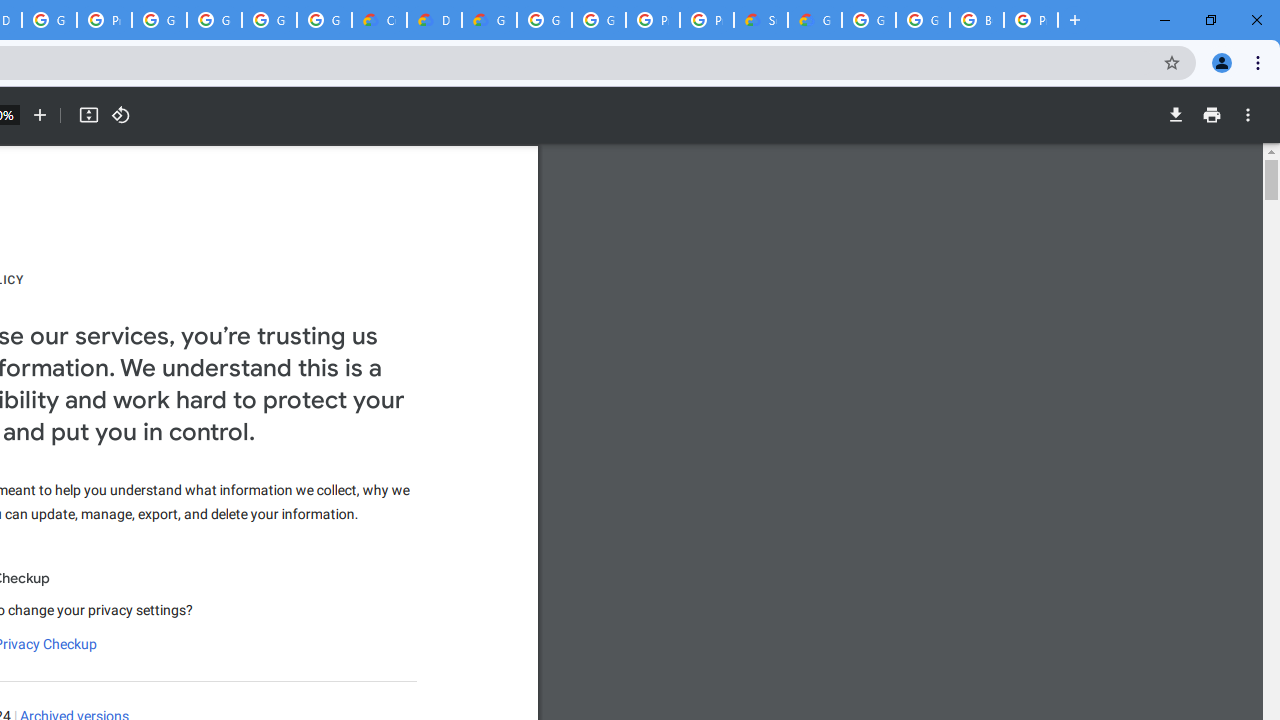  I want to click on 'Rotate counterclockwise', so click(119, 115).